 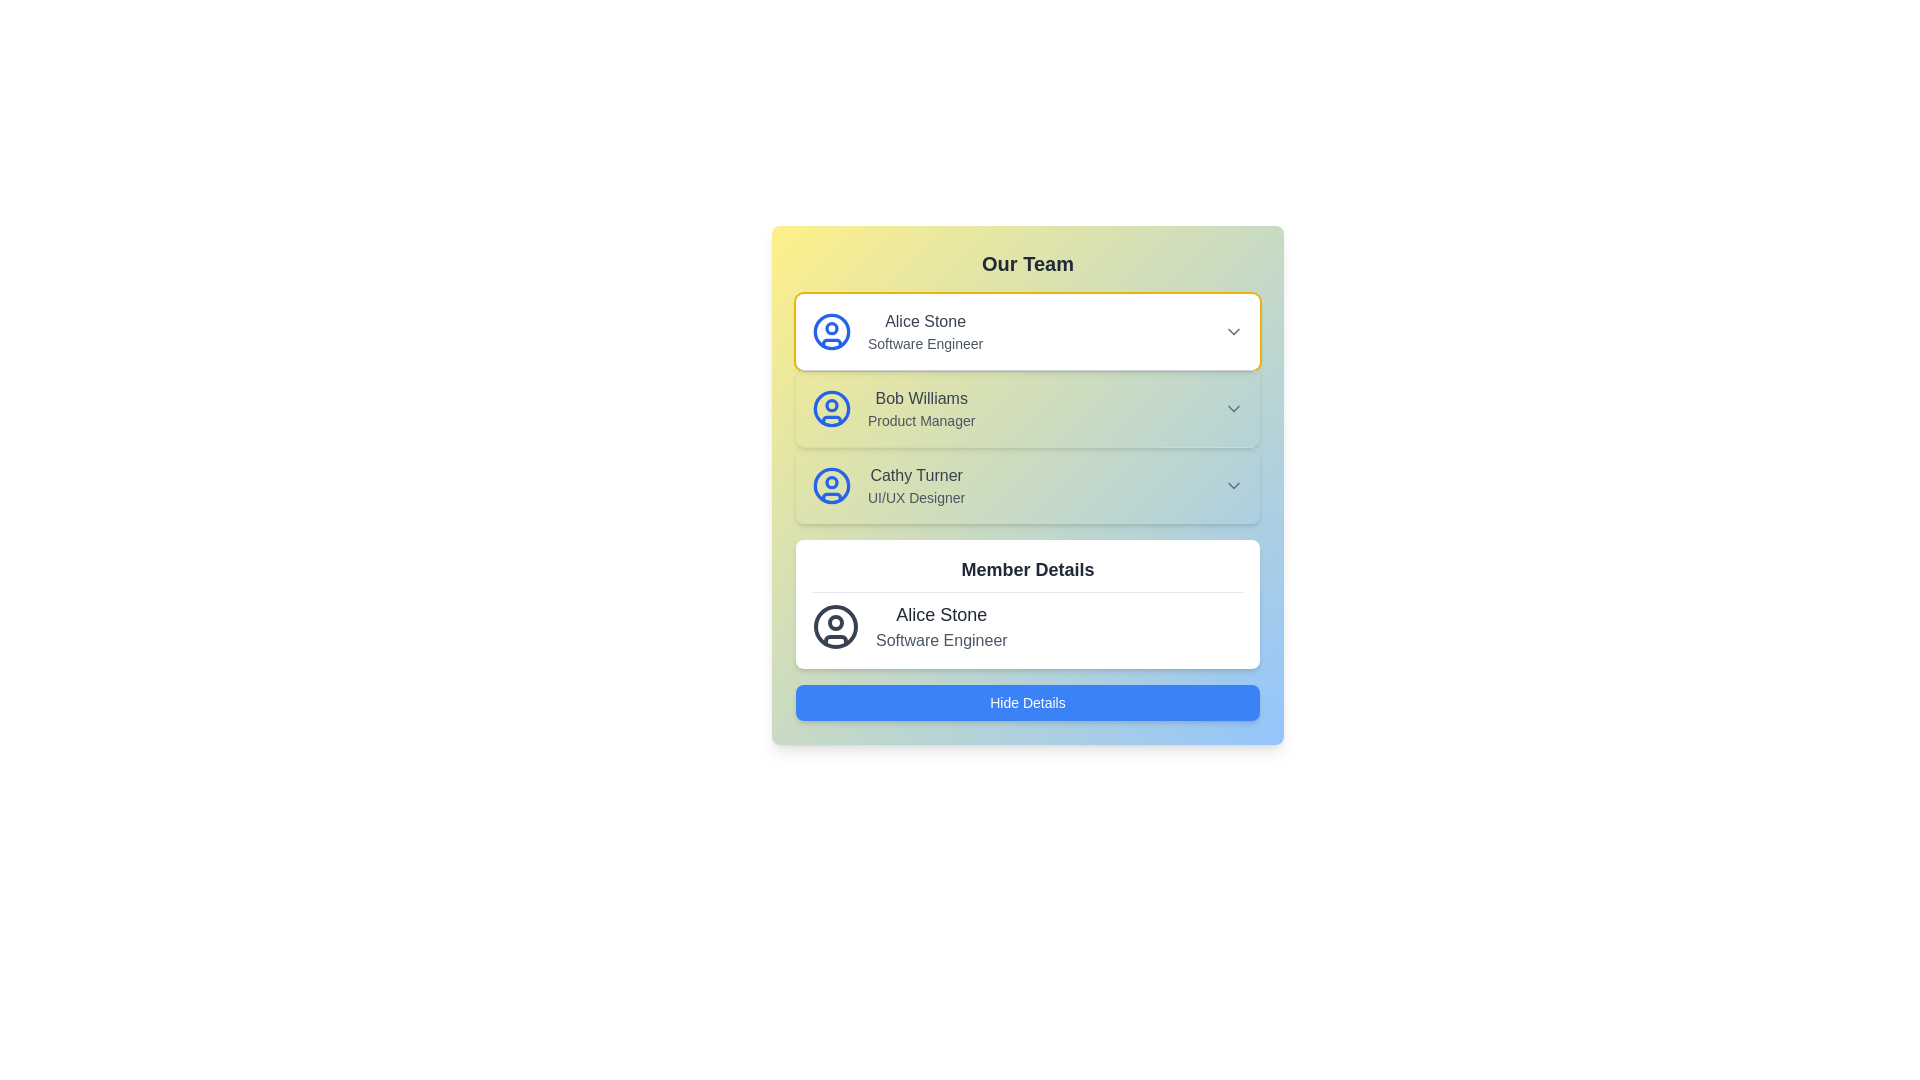 I want to click on the outermost circle of the user profile icon representing 'Alice Stone' located under the 'Our Team' heading, so click(x=831, y=330).